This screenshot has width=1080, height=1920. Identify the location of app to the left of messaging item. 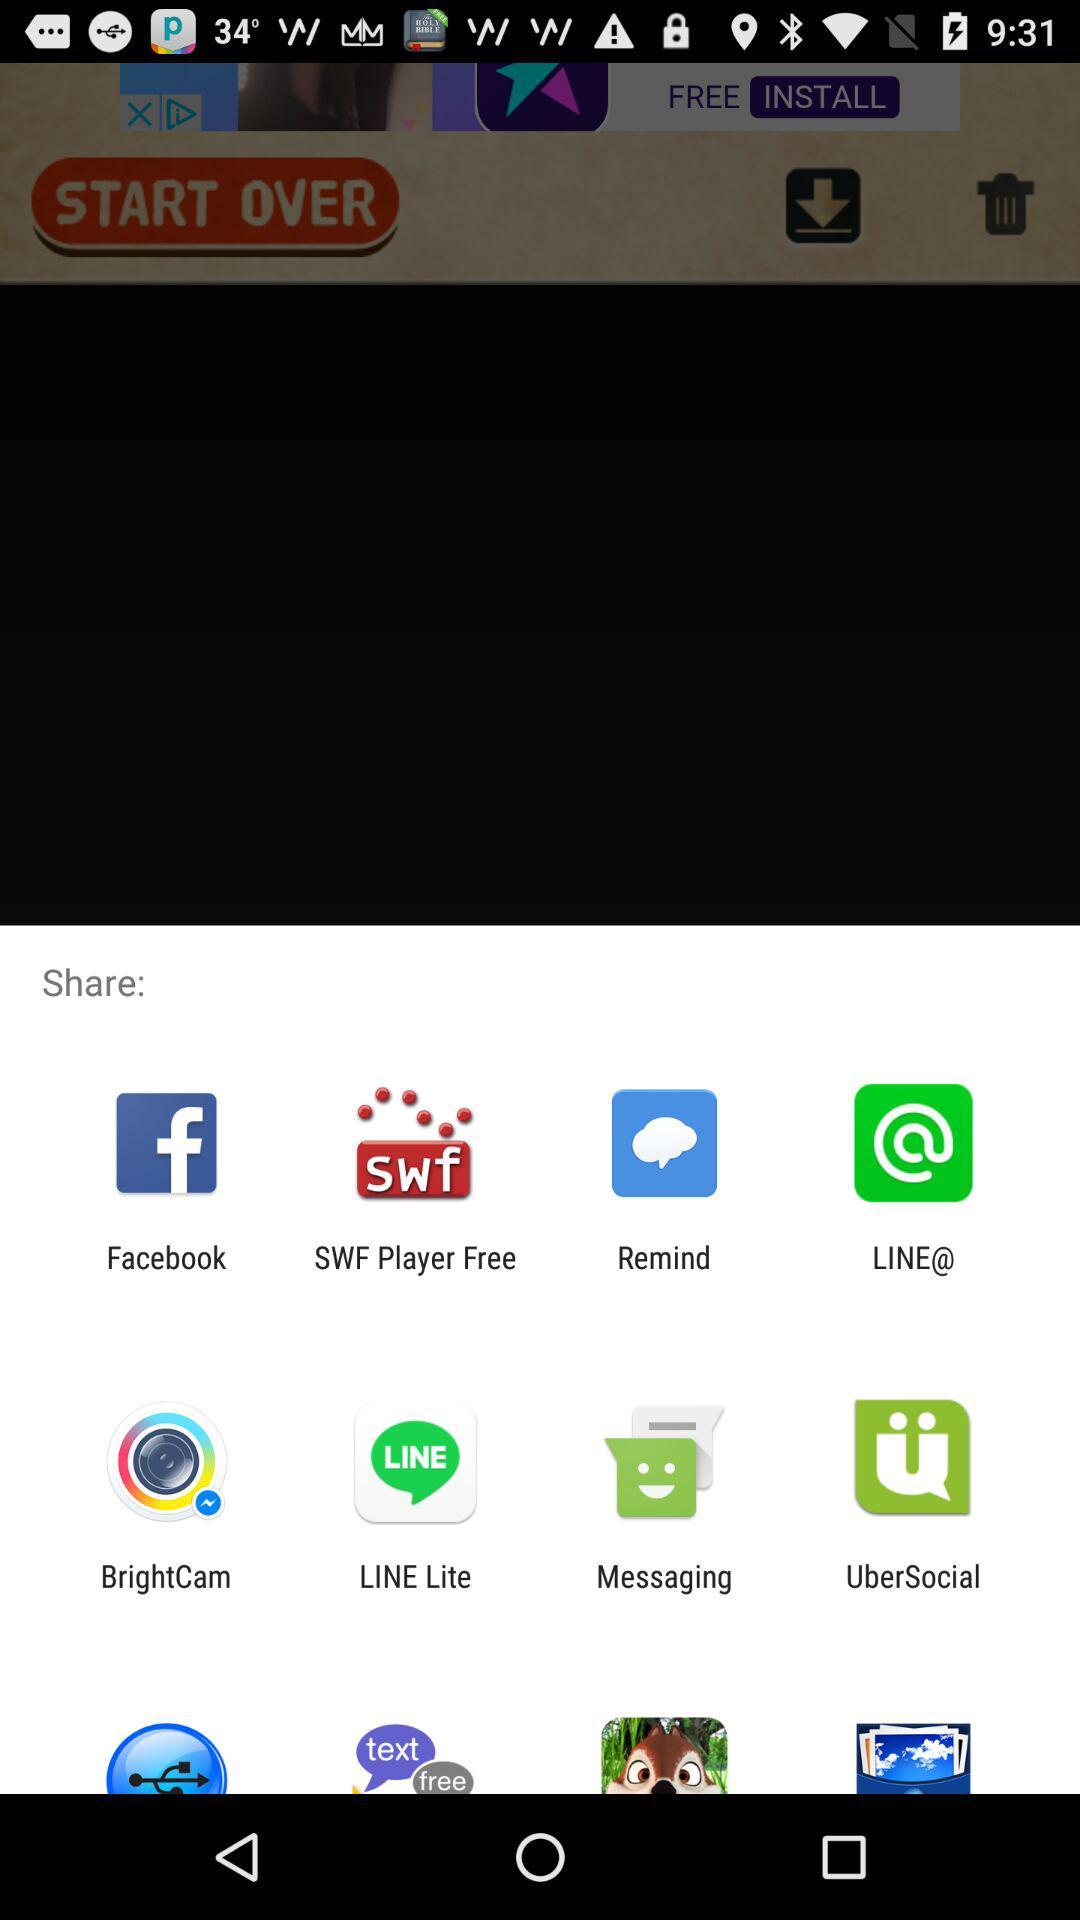
(414, 1592).